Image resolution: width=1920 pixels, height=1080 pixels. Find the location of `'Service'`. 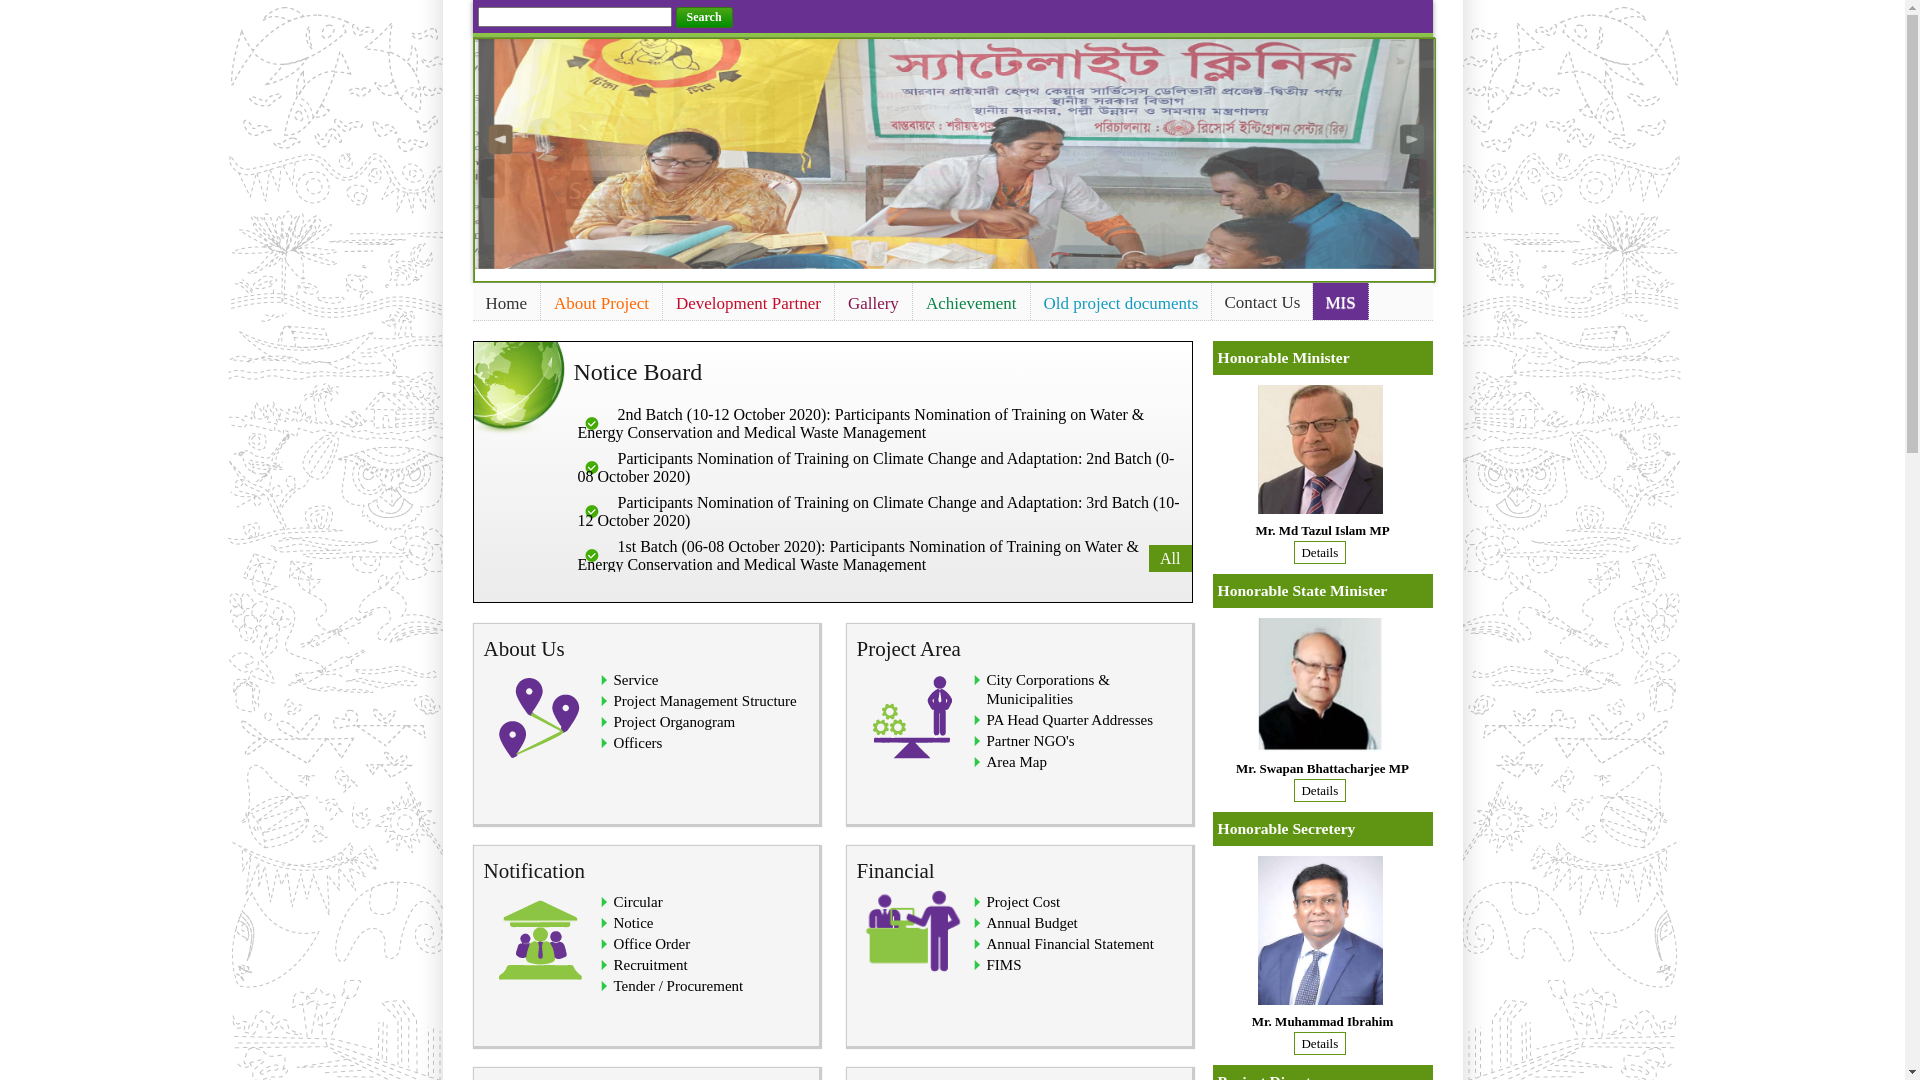

'Service' is located at coordinates (635, 678).